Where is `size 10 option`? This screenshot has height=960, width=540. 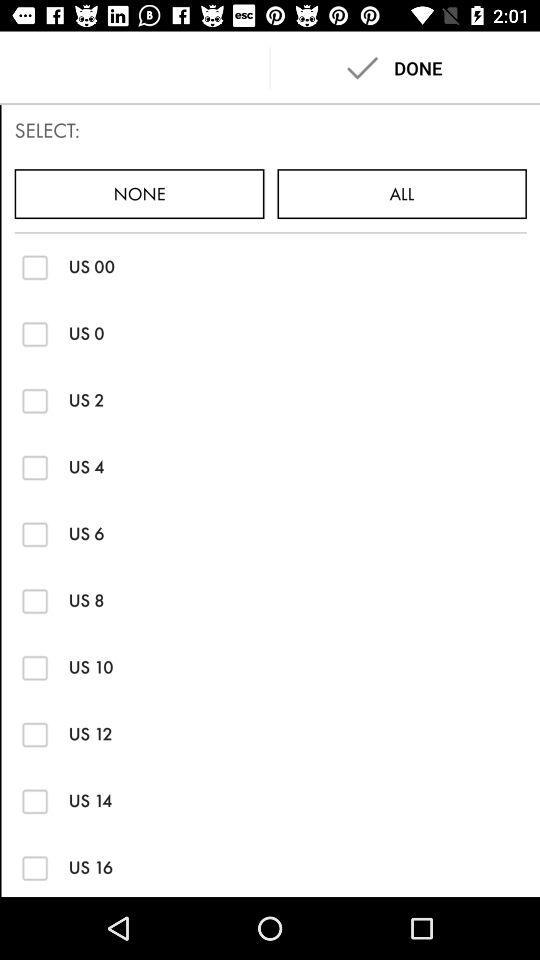
size 10 option is located at coordinates (35, 667).